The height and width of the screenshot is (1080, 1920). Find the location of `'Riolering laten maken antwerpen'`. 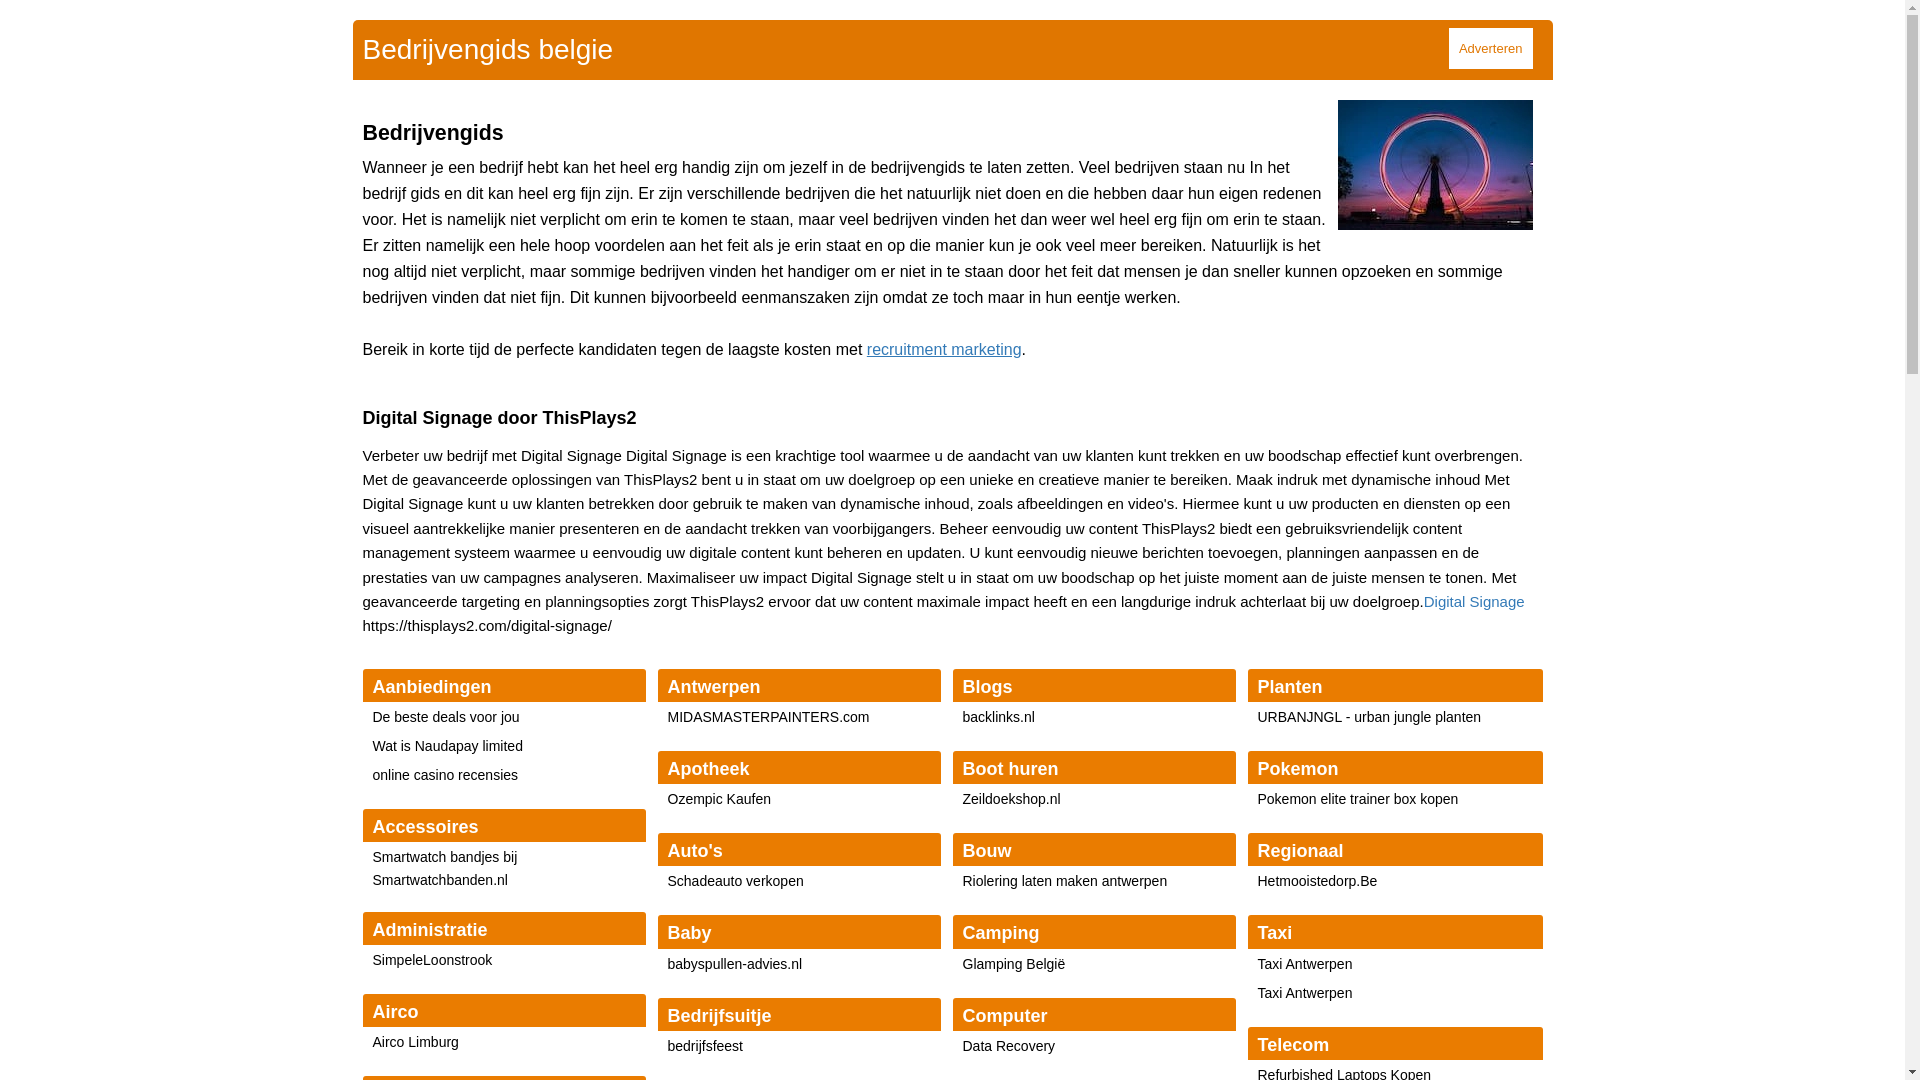

'Riolering laten maken antwerpen' is located at coordinates (1063, 879).